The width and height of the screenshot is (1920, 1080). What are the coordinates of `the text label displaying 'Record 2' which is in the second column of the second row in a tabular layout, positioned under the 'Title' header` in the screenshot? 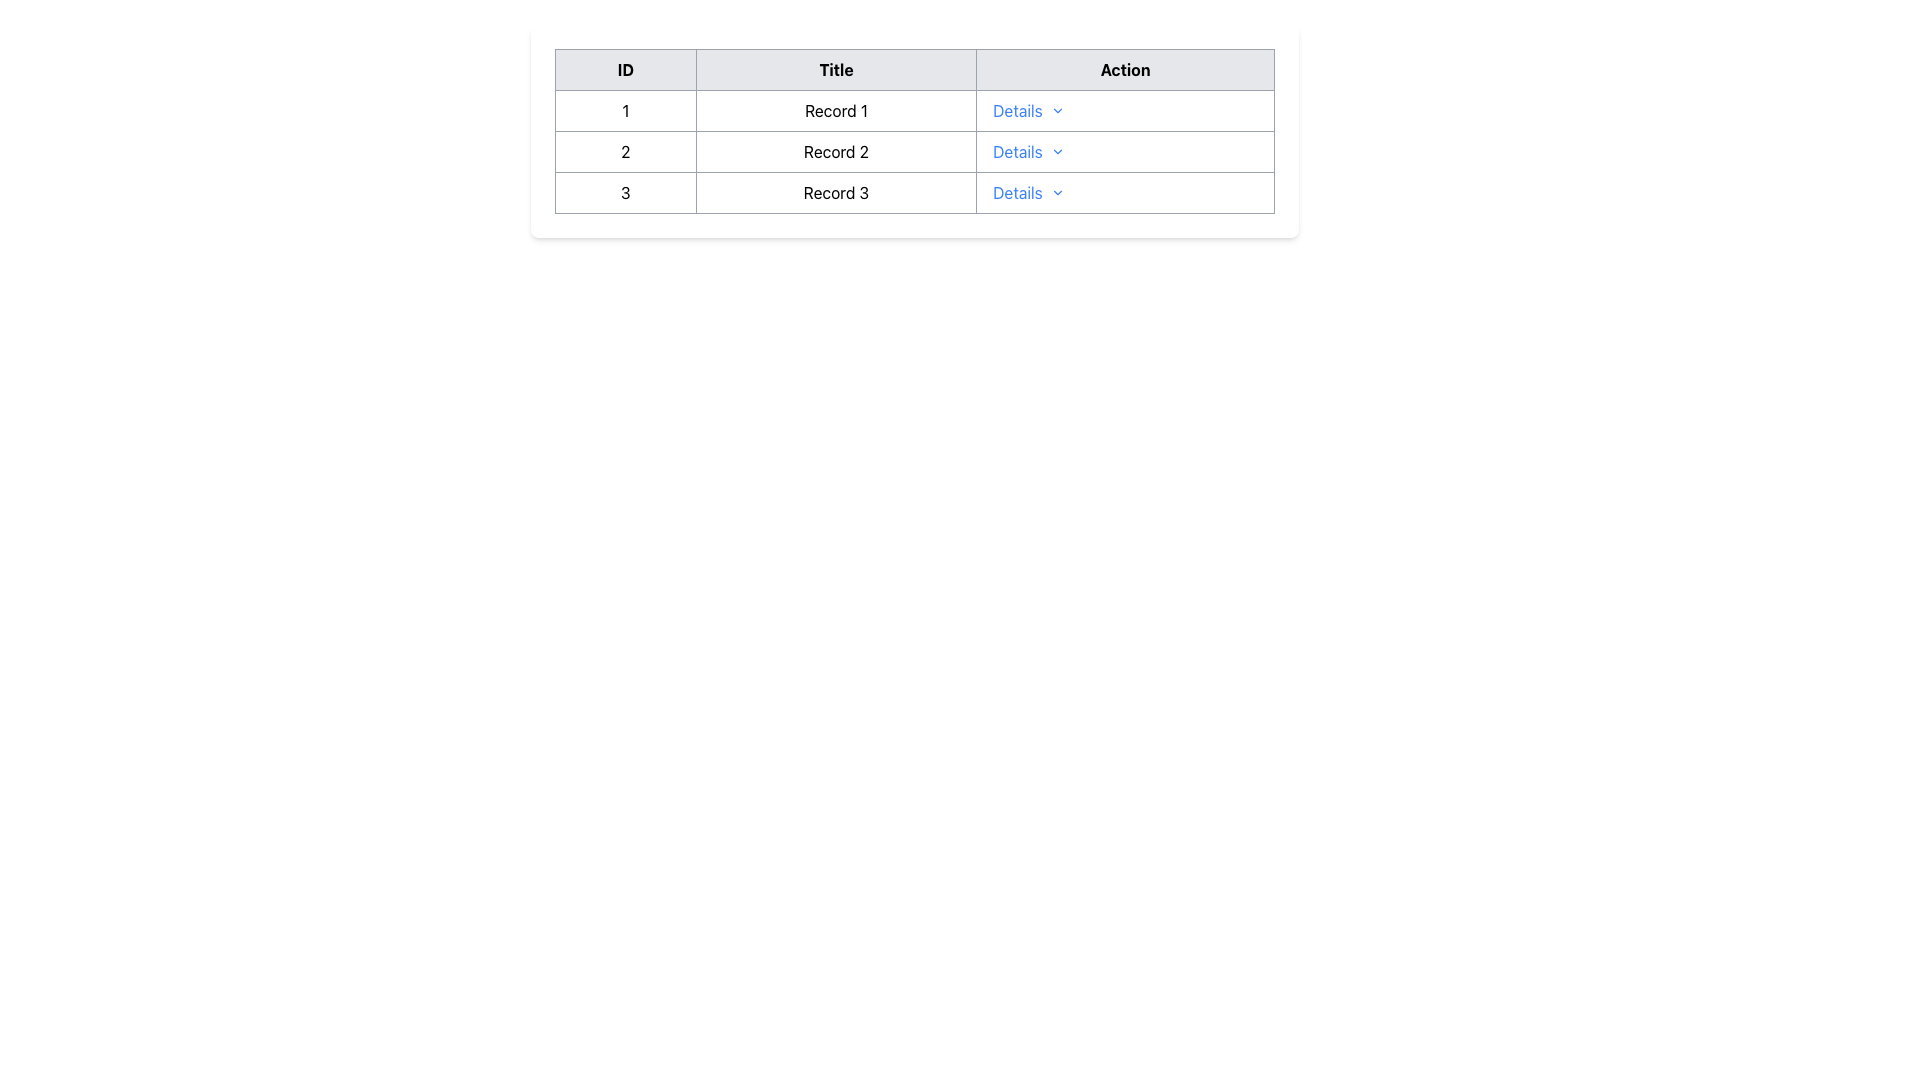 It's located at (836, 150).